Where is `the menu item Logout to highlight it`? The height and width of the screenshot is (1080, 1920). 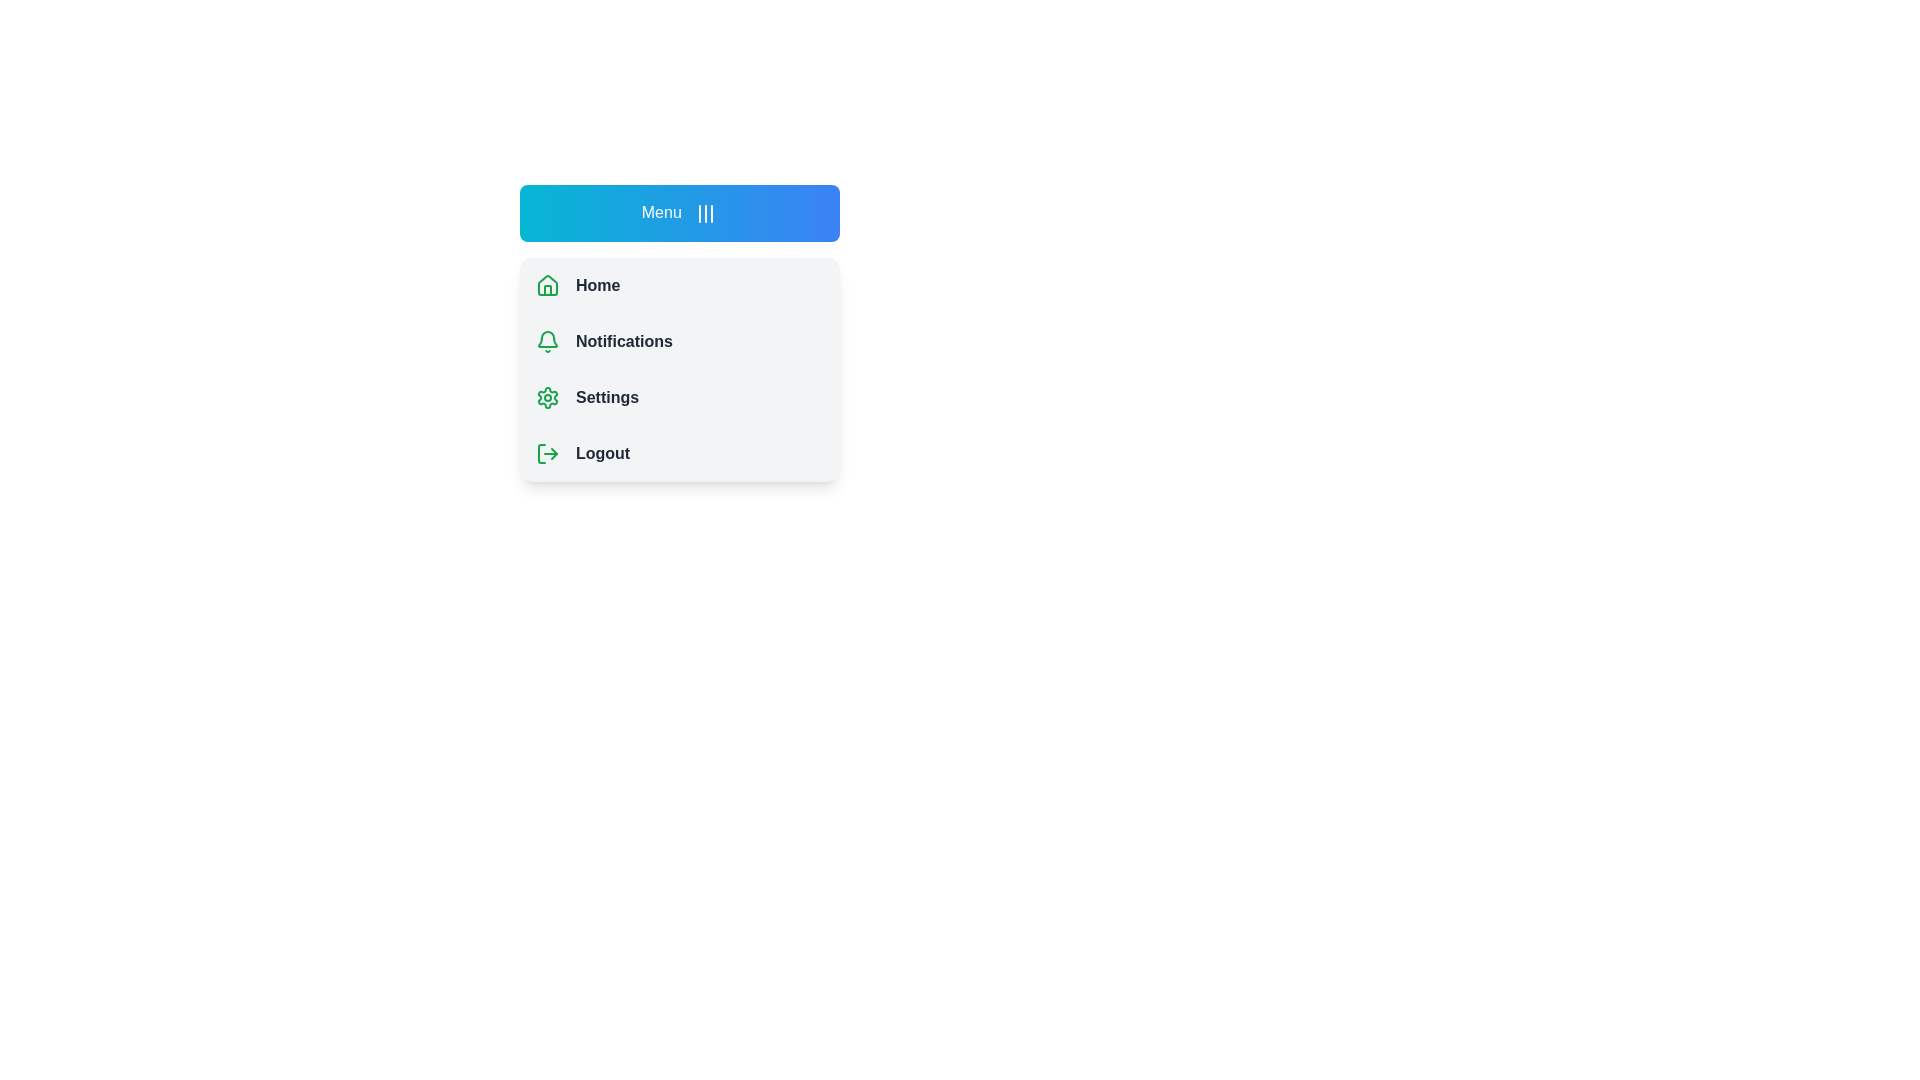 the menu item Logout to highlight it is located at coordinates (680, 453).